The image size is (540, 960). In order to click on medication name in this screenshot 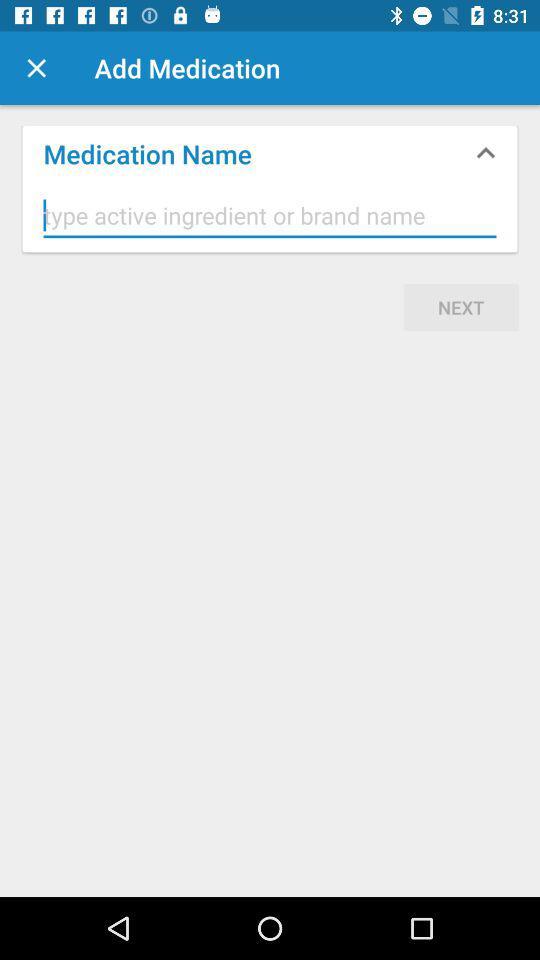, I will do `click(270, 216)`.